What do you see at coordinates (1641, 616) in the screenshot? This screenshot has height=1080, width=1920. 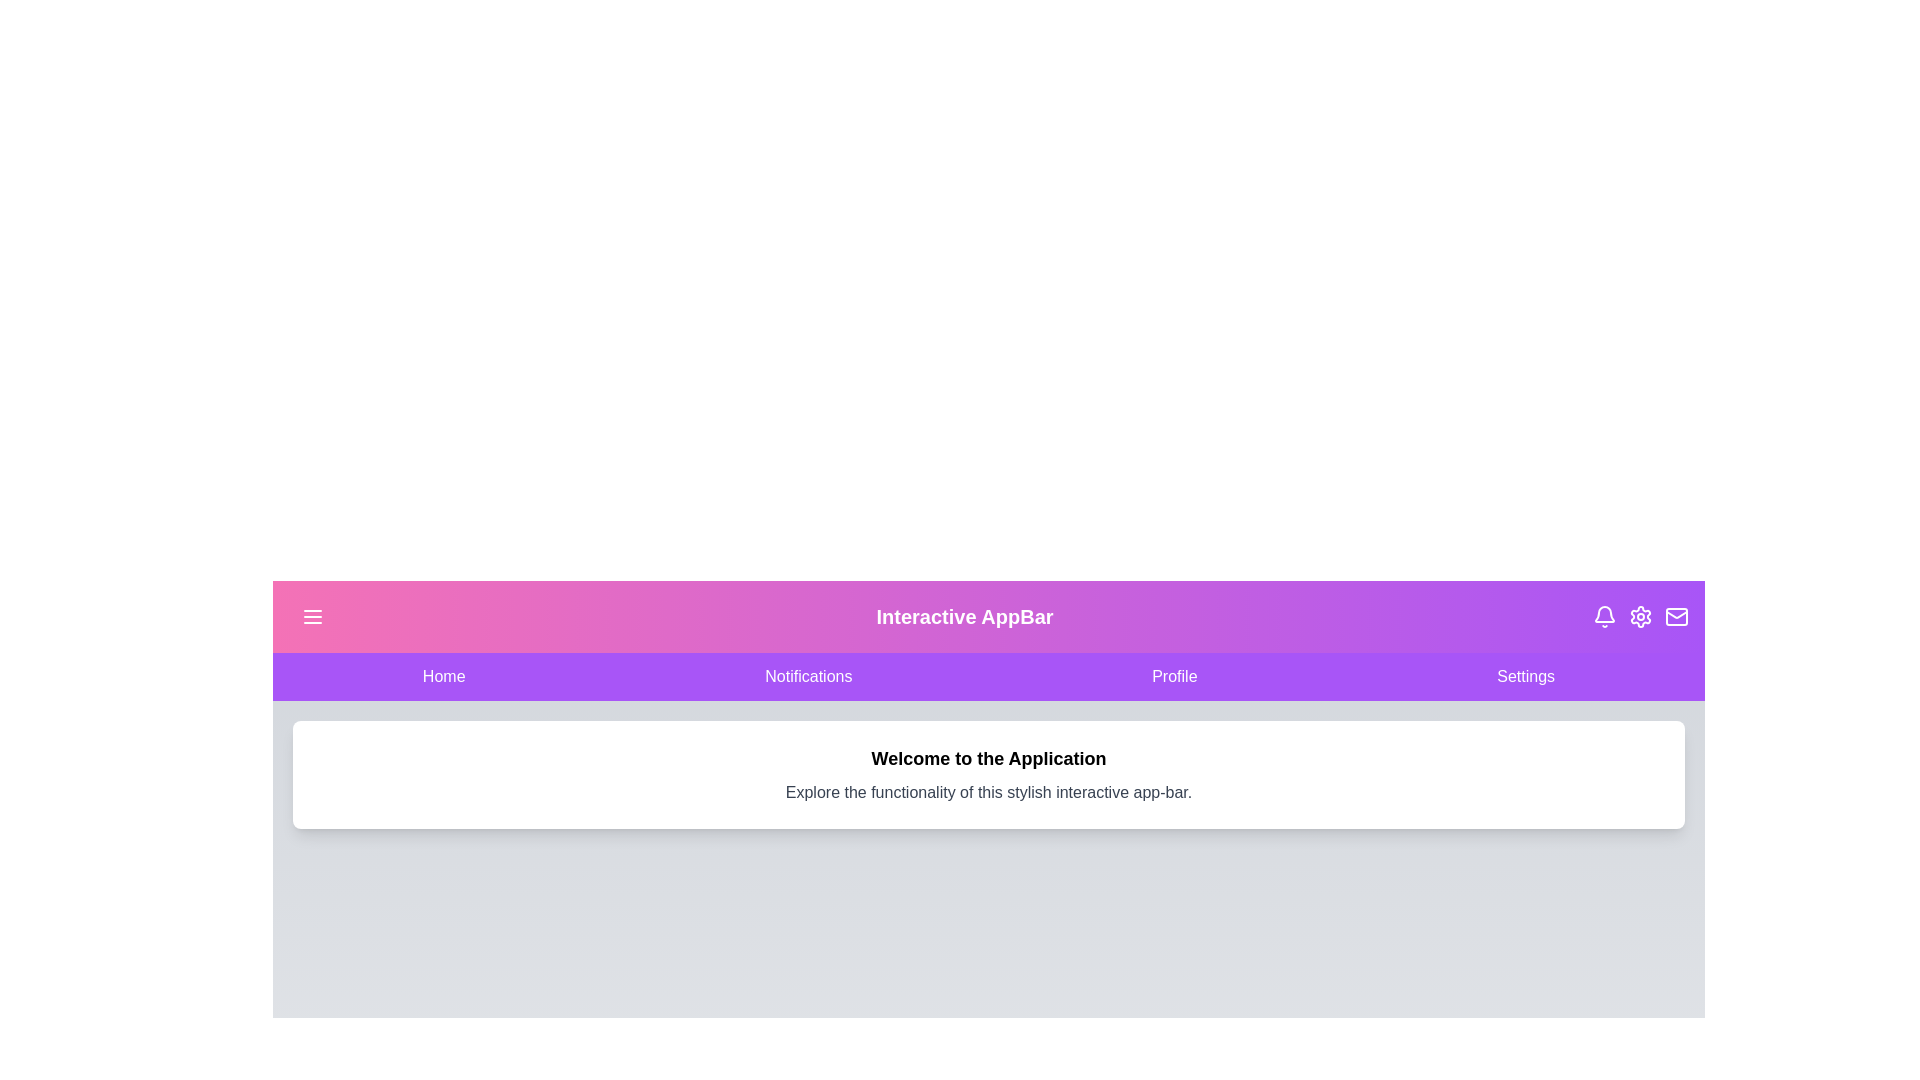 I see `the Settings icon to access settings` at bounding box center [1641, 616].